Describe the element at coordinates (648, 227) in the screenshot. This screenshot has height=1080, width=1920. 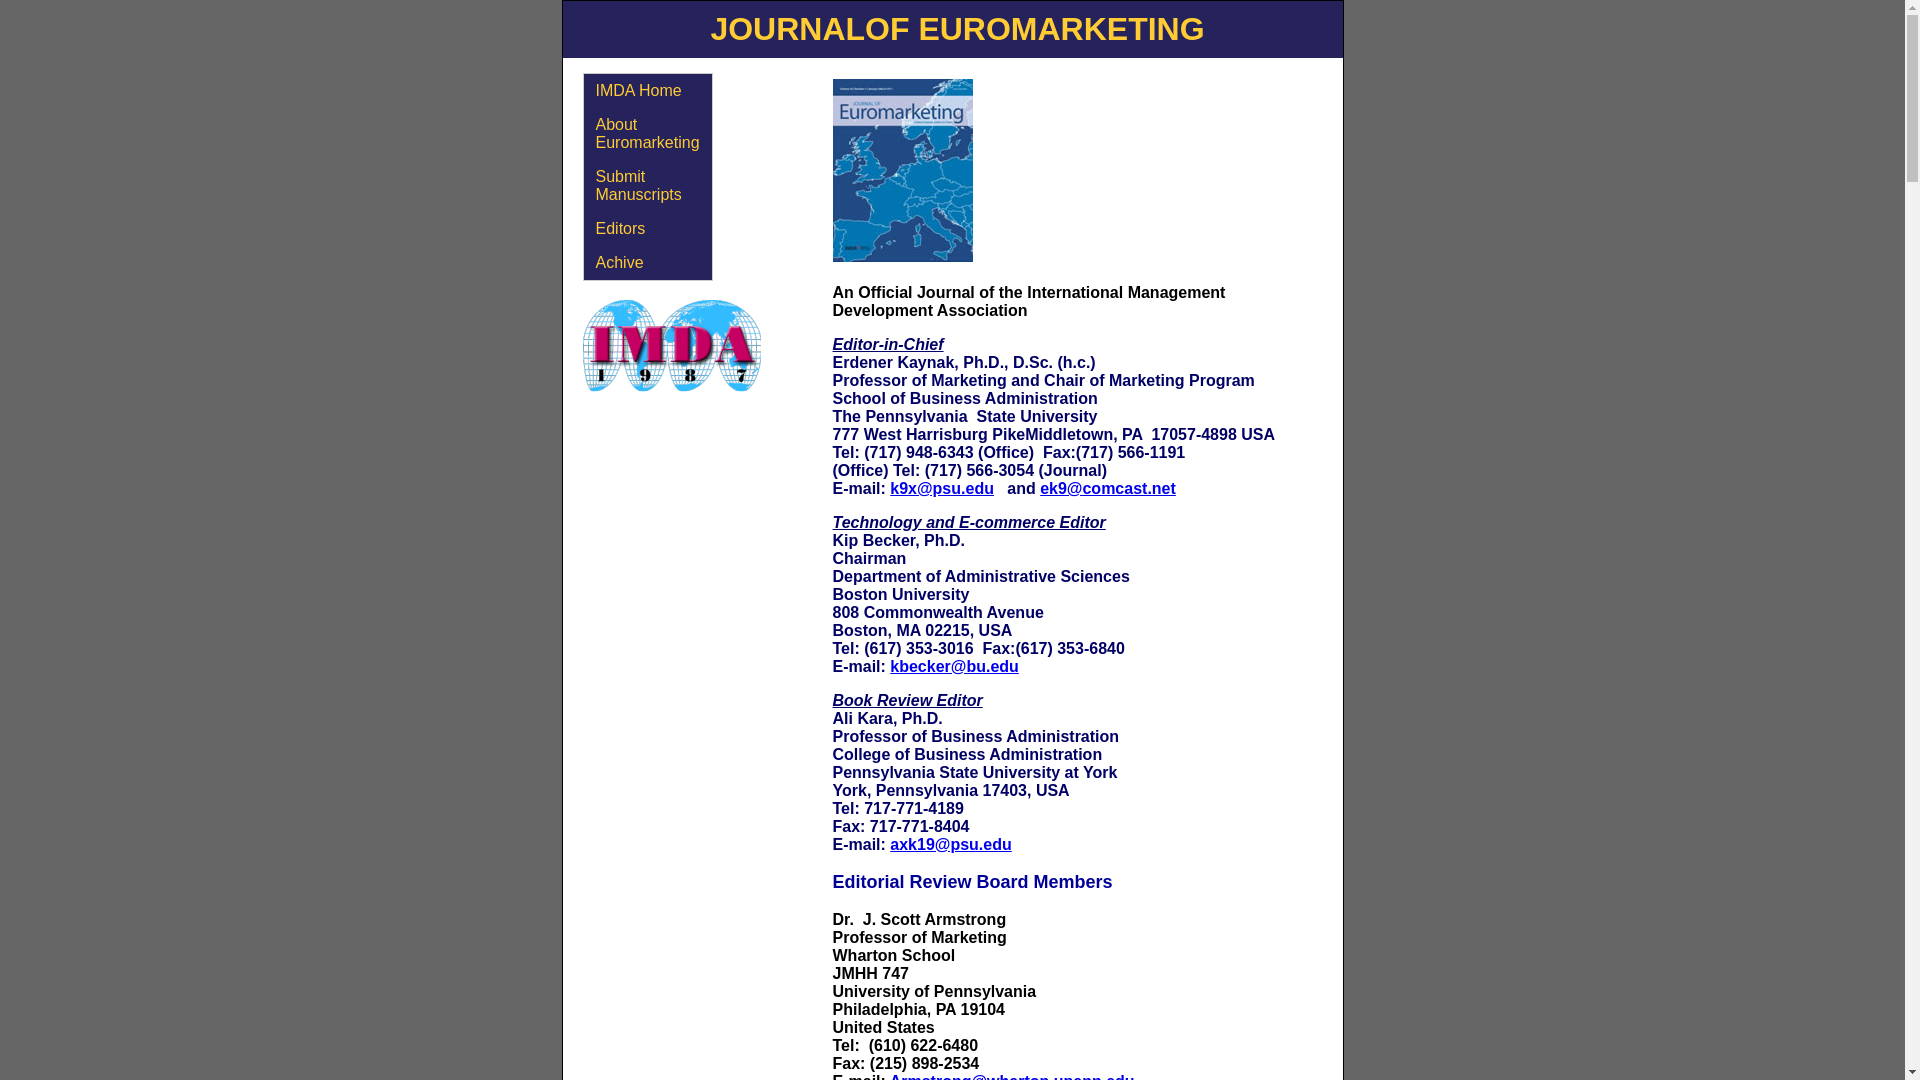
I see `'Editors'` at that location.